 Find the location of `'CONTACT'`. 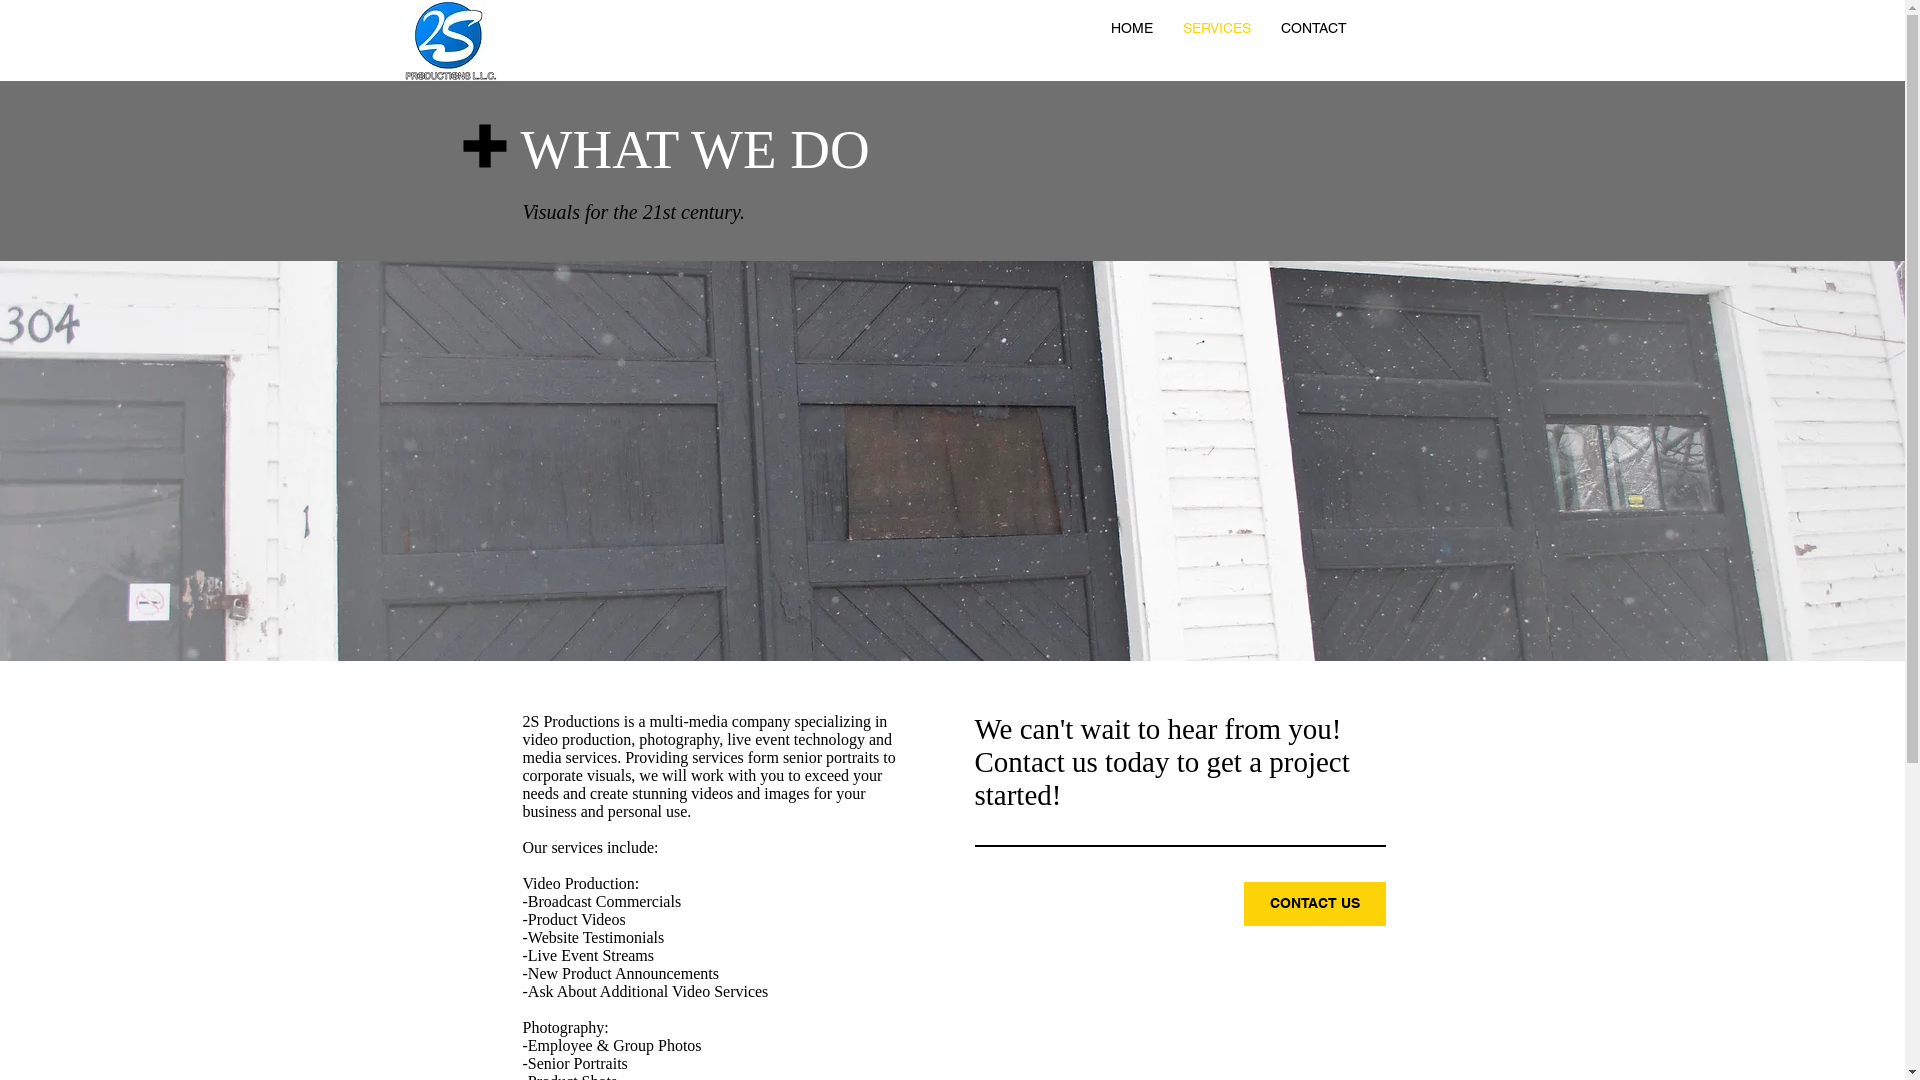

'CONTACT' is located at coordinates (1314, 27).